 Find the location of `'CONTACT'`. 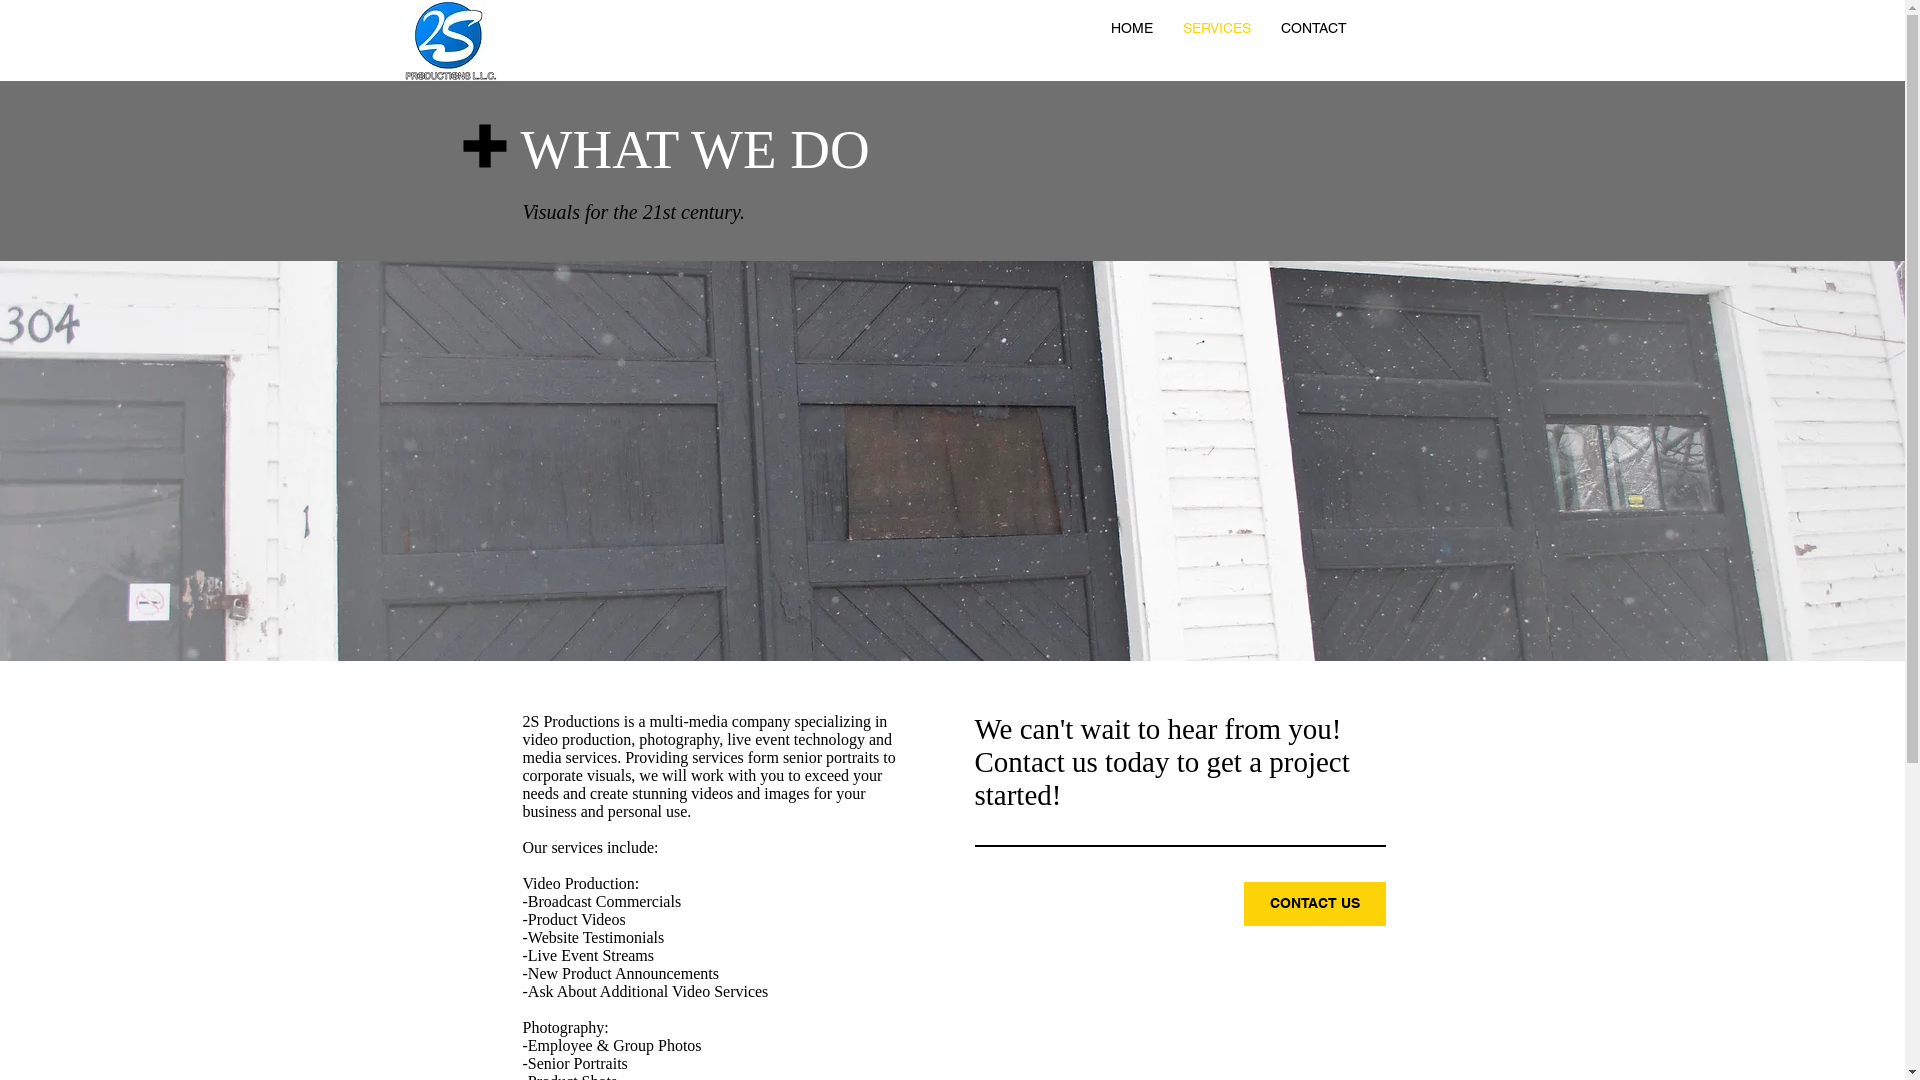

'CONTACT' is located at coordinates (1314, 27).